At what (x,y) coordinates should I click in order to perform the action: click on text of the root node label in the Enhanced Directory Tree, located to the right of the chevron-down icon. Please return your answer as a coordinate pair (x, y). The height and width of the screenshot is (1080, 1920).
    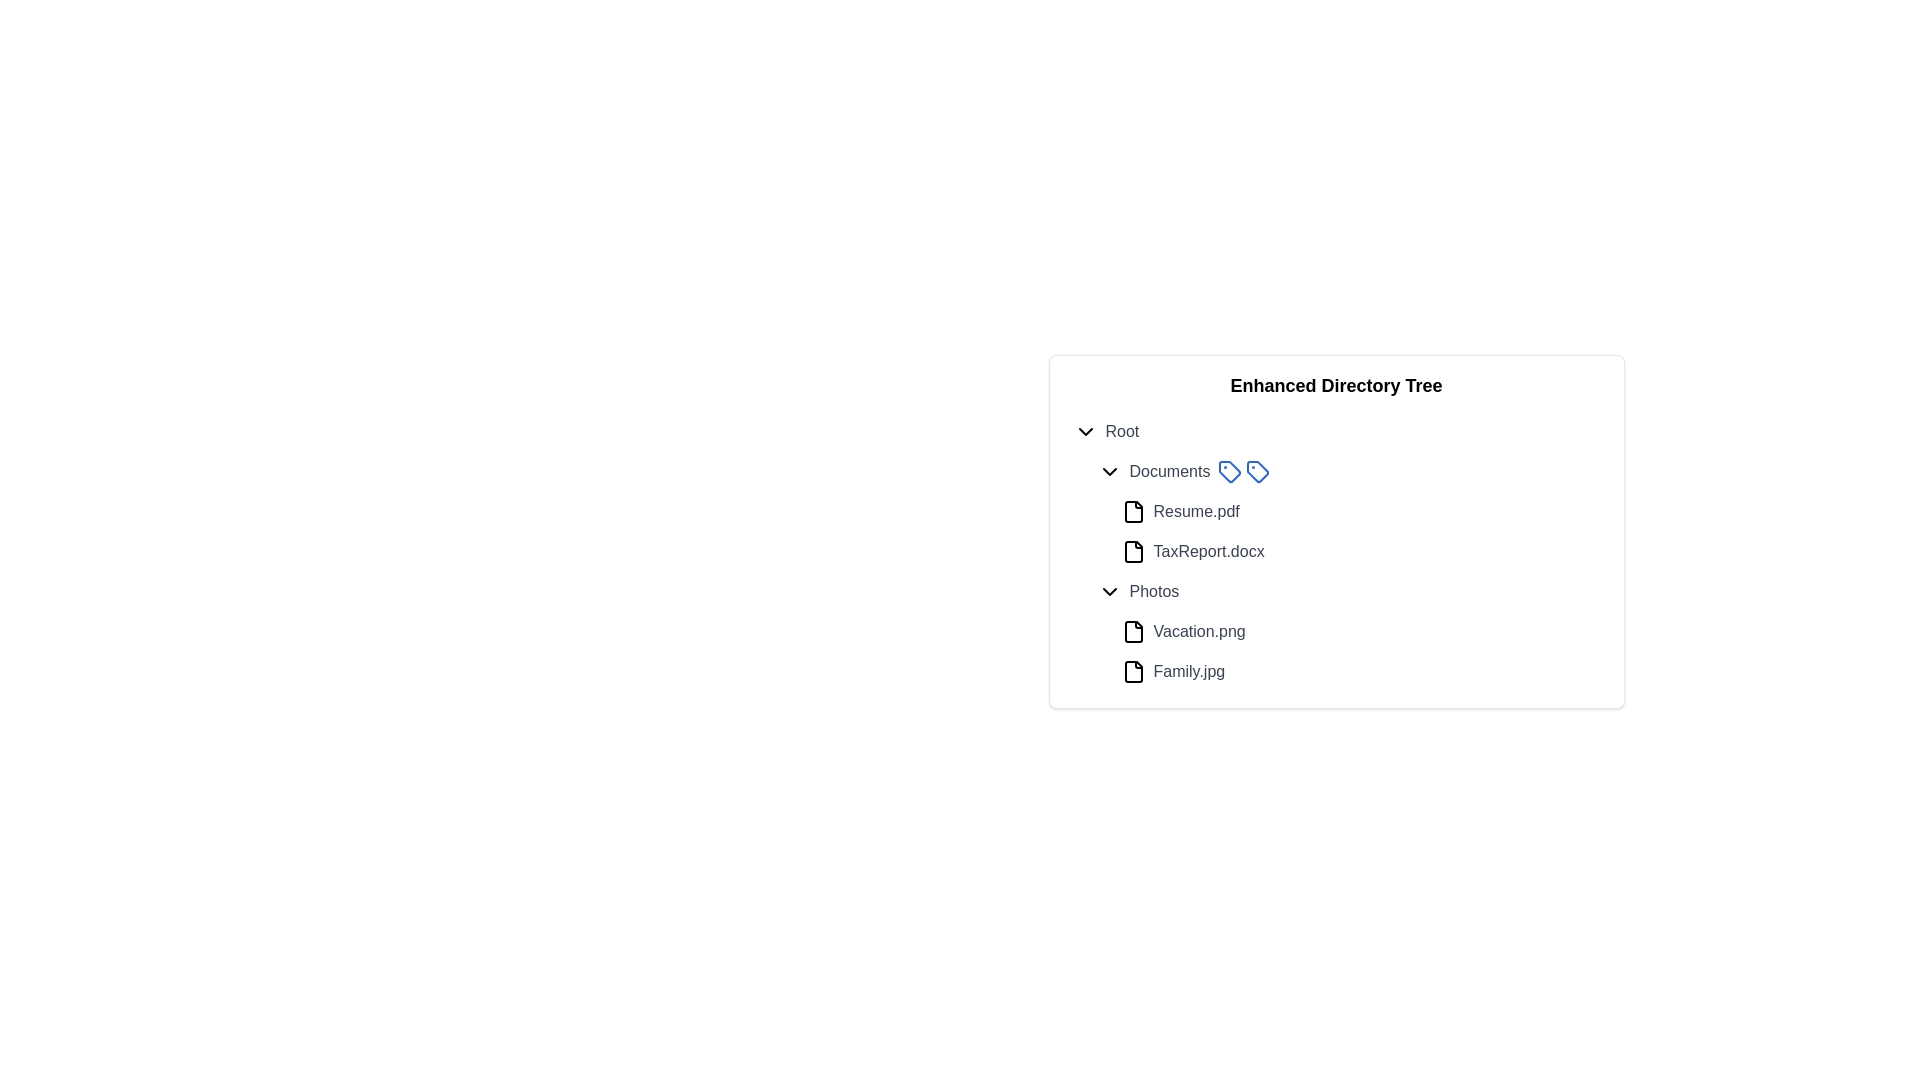
    Looking at the image, I should click on (1122, 431).